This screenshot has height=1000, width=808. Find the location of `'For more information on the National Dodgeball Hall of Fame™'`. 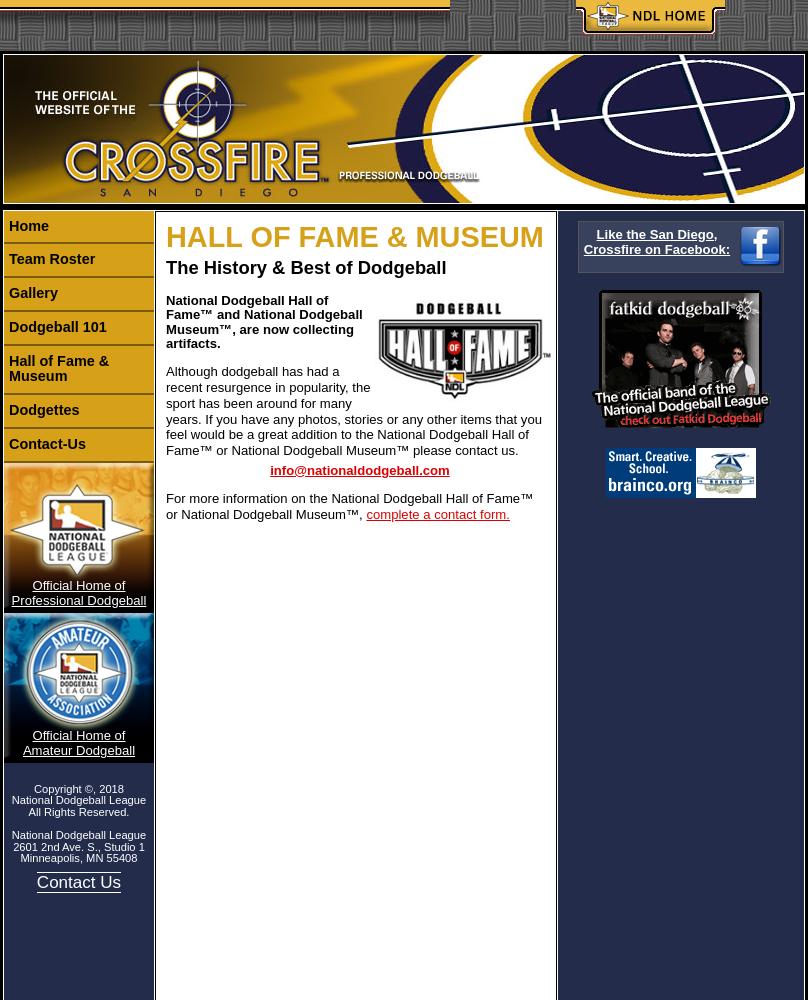

'For more information on the National Dodgeball Hall of Fame™' is located at coordinates (348, 497).